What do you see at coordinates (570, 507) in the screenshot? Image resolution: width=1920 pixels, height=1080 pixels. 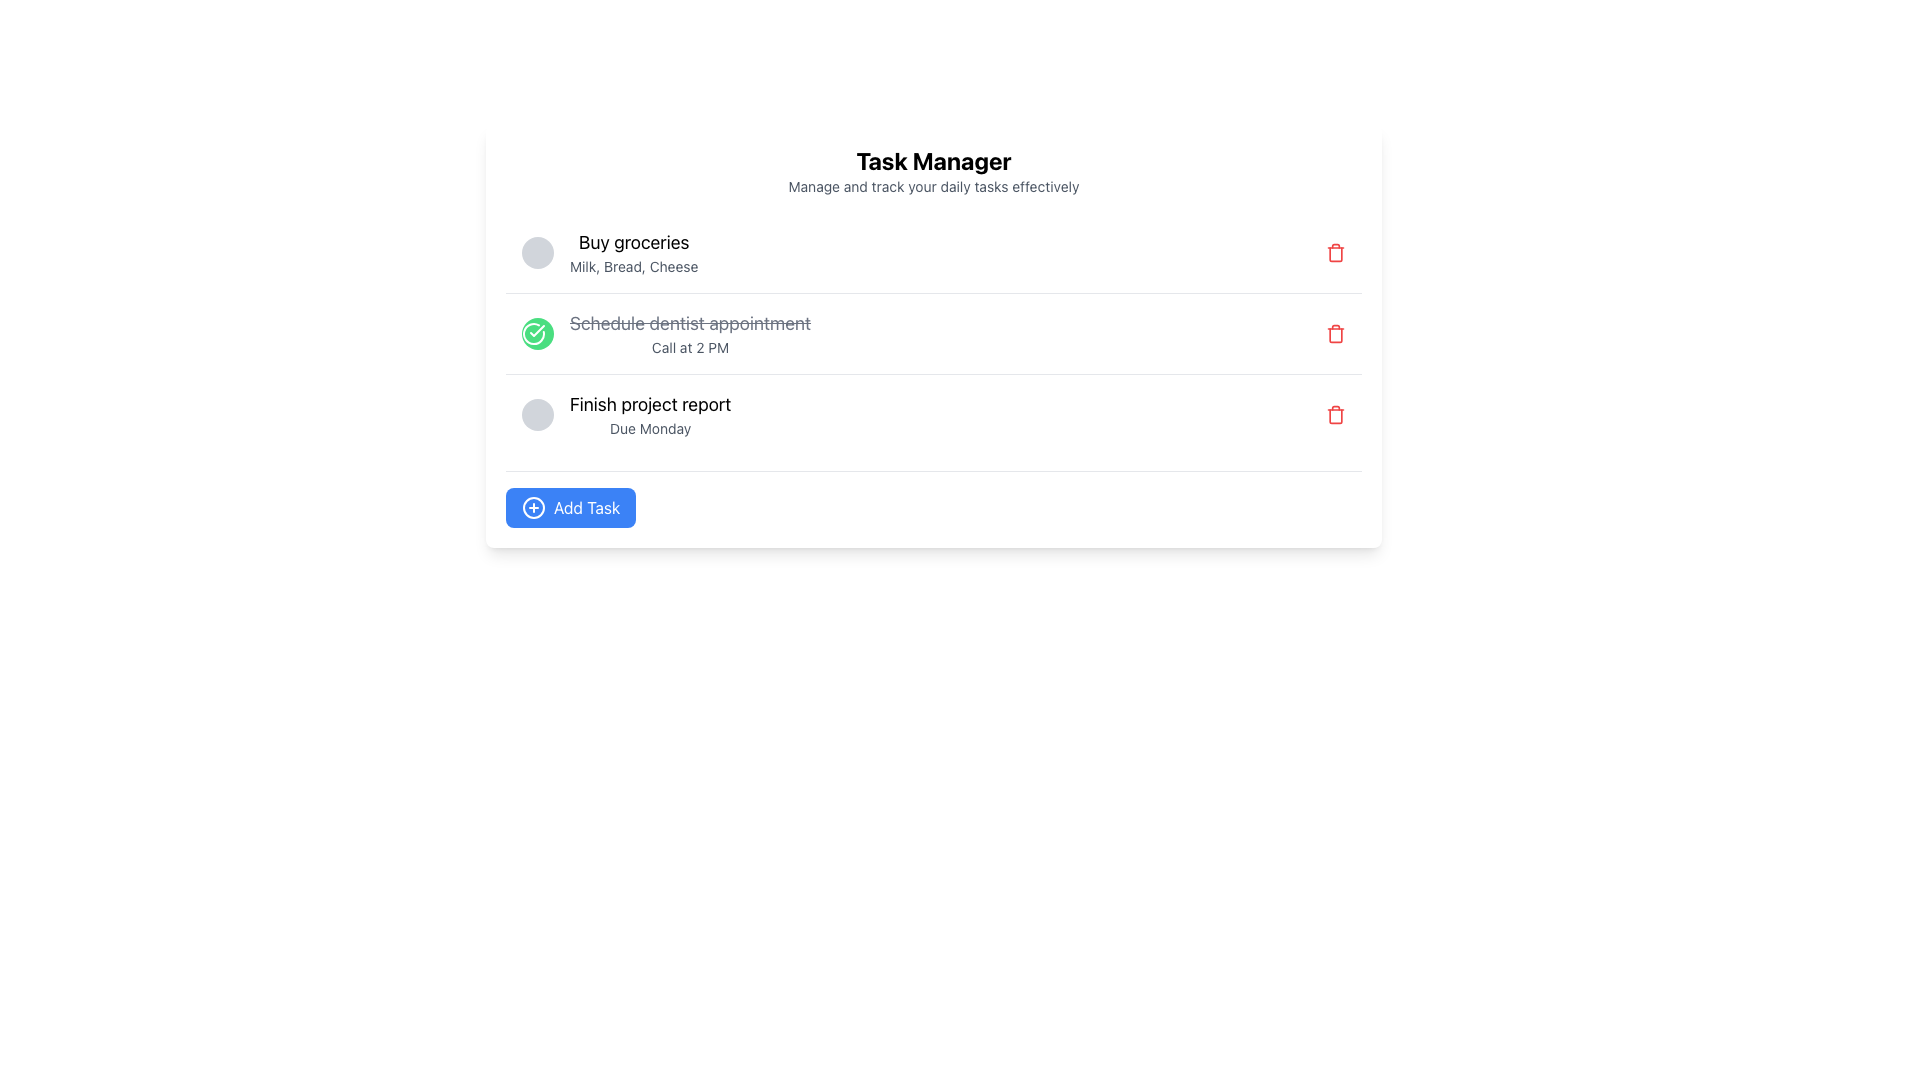 I see `the button located at the bottom-left of the task manager interface` at bounding box center [570, 507].